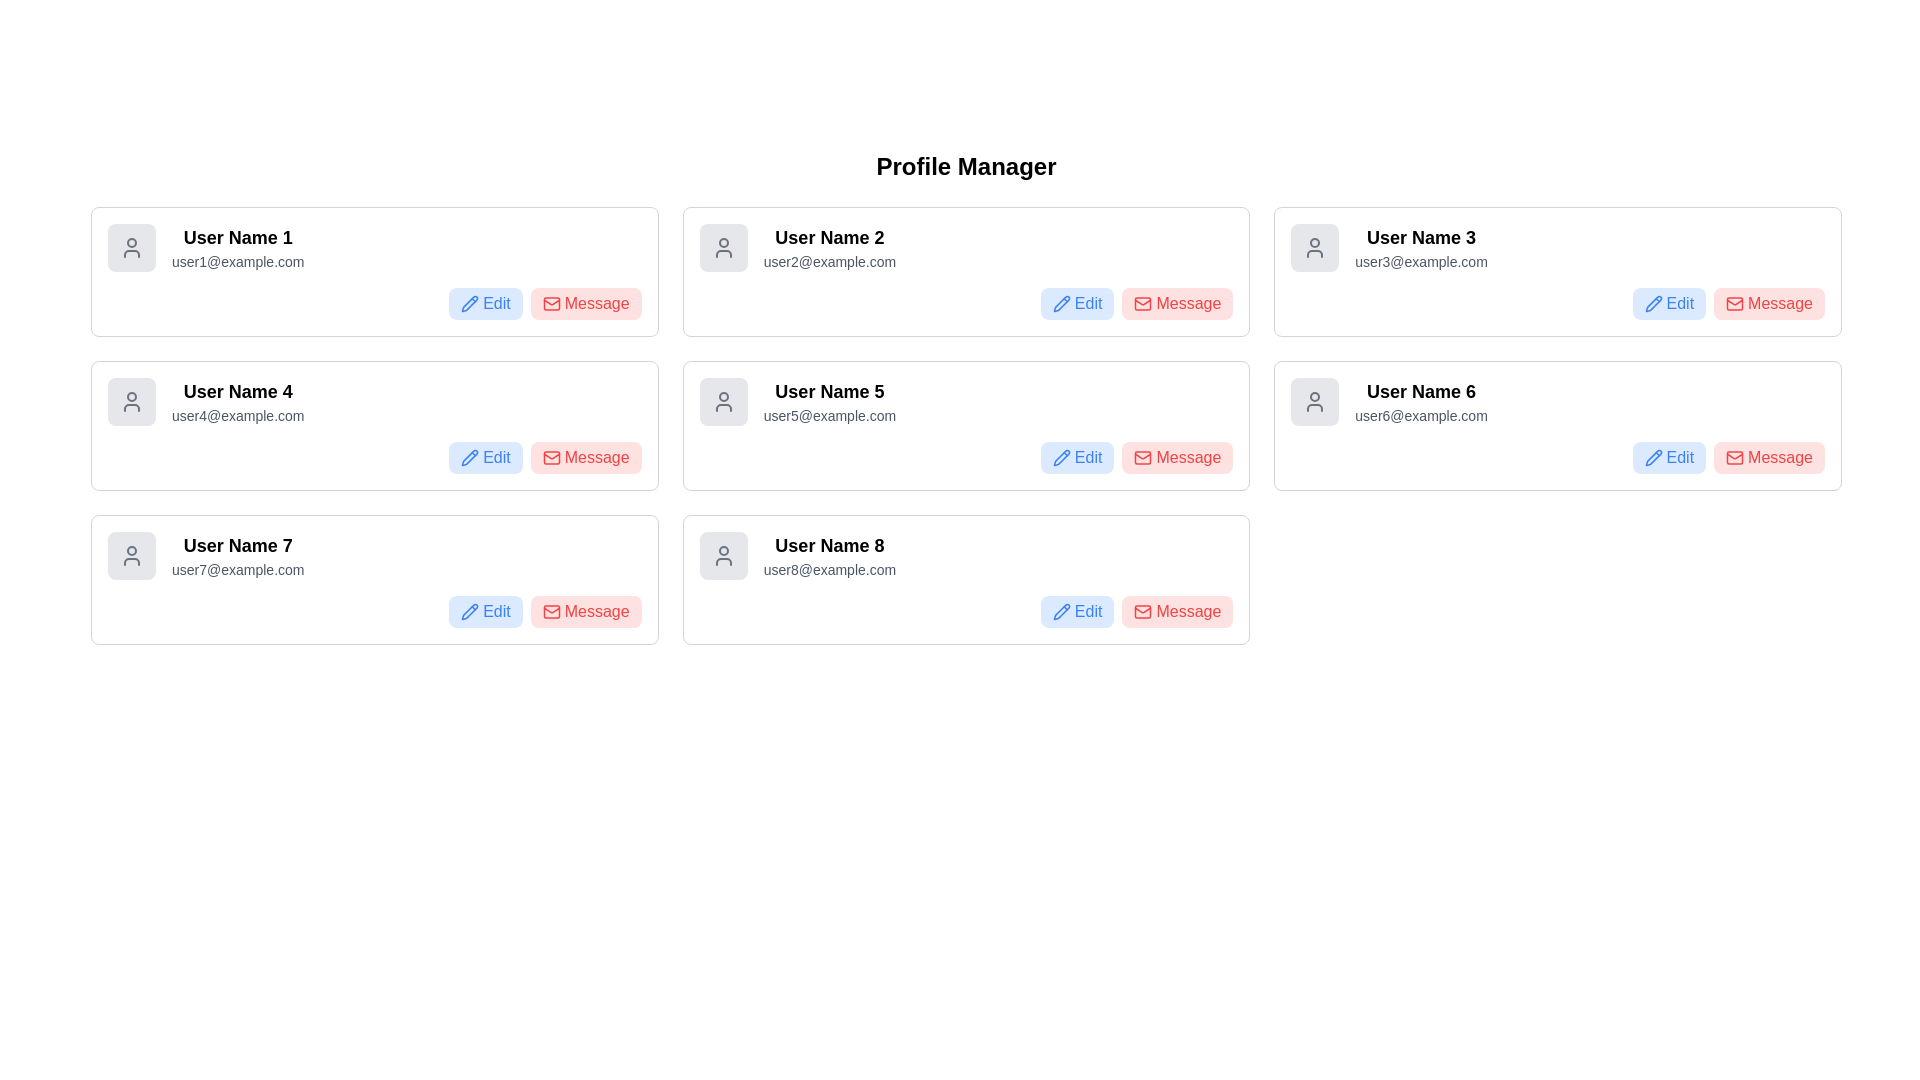  I want to click on the user profile icon representing 'User Name 8', located at the bottom right section of the grid layout, preceding the text and action buttons, so click(722, 555).